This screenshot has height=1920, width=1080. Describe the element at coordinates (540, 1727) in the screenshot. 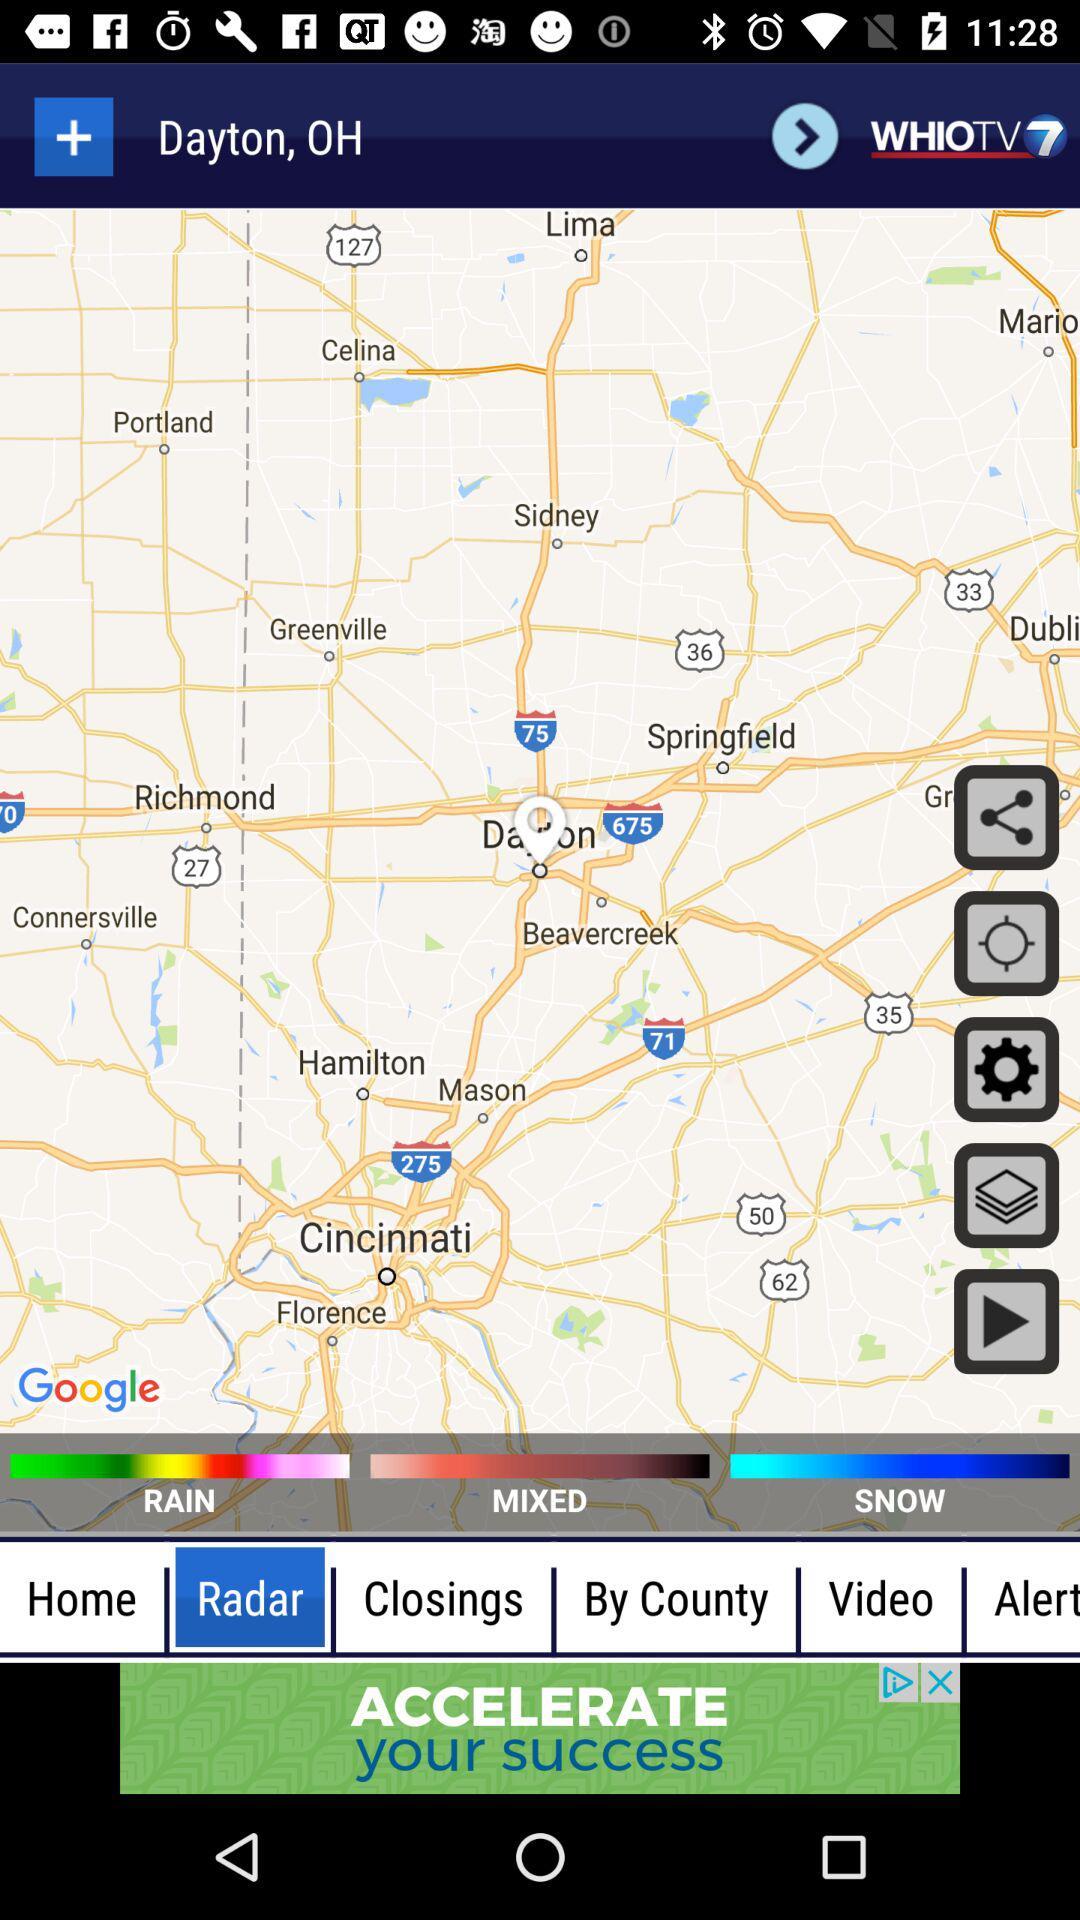

I see `advertisement click option` at that location.